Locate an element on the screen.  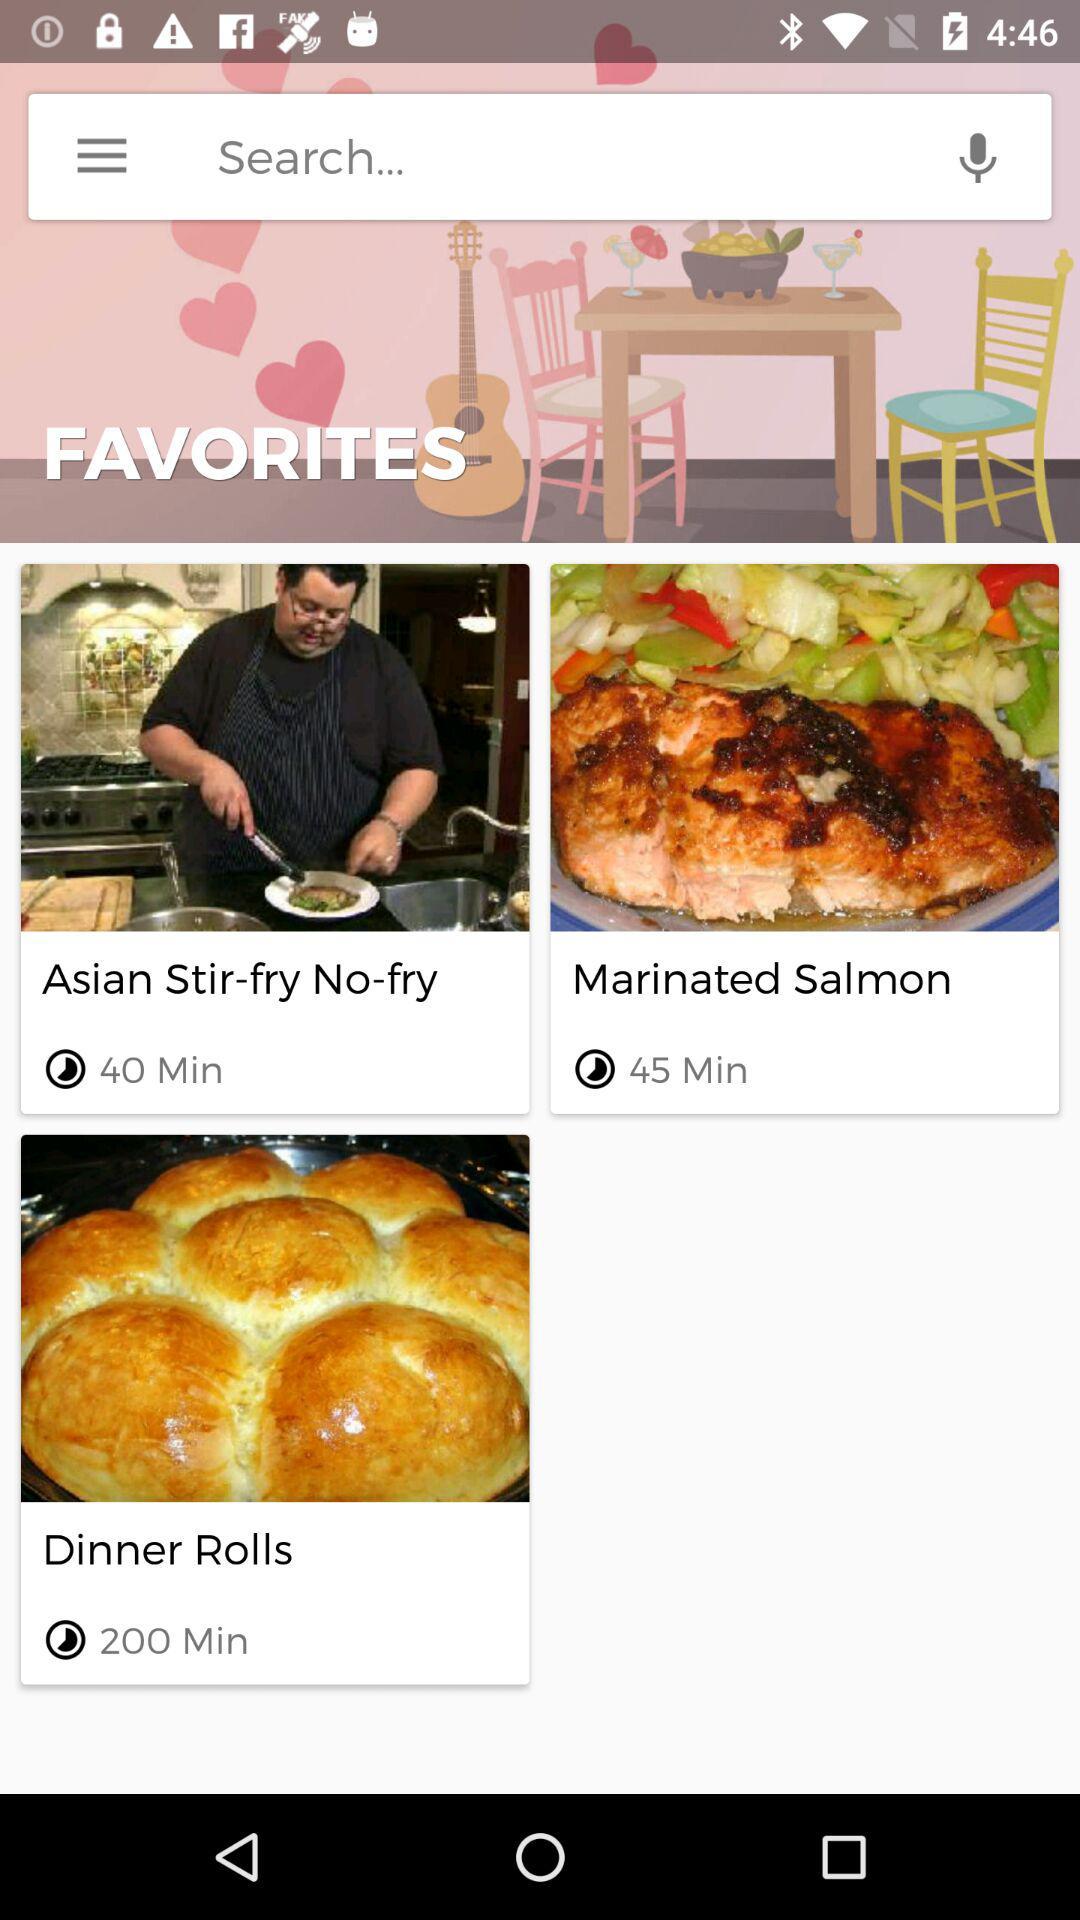
speech to text is located at coordinates (977, 155).